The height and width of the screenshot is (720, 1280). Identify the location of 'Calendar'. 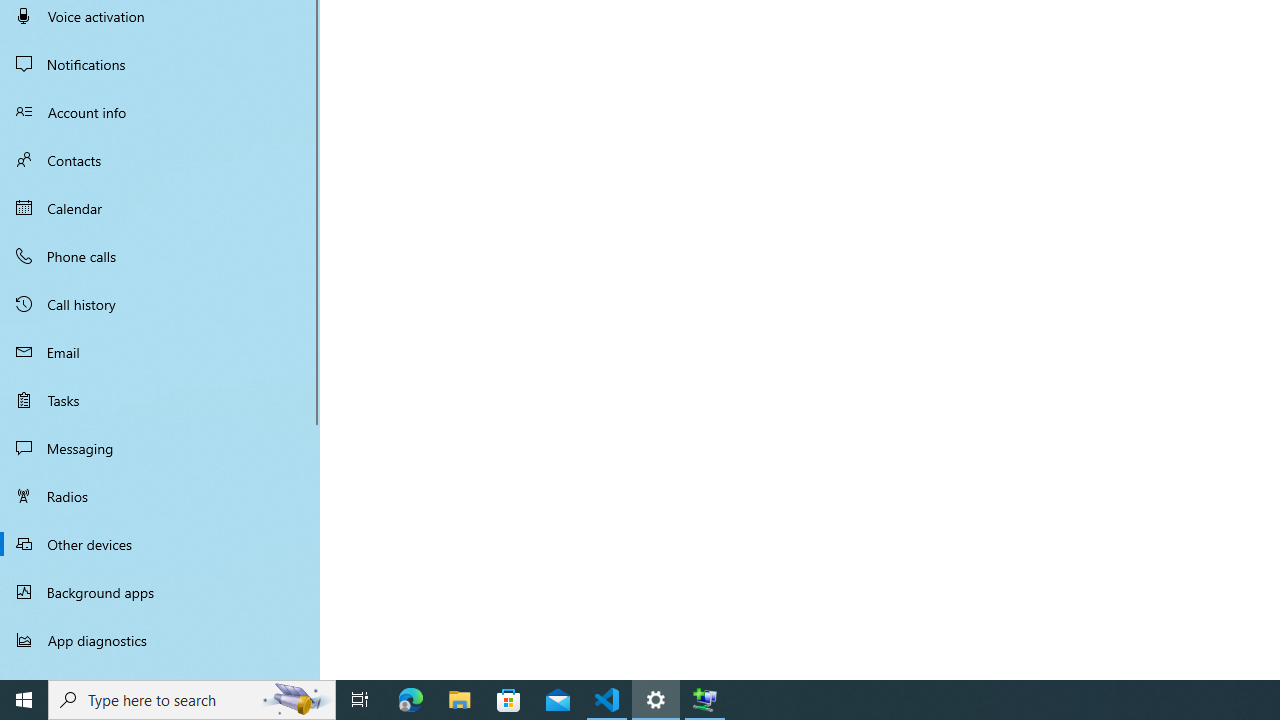
(160, 208).